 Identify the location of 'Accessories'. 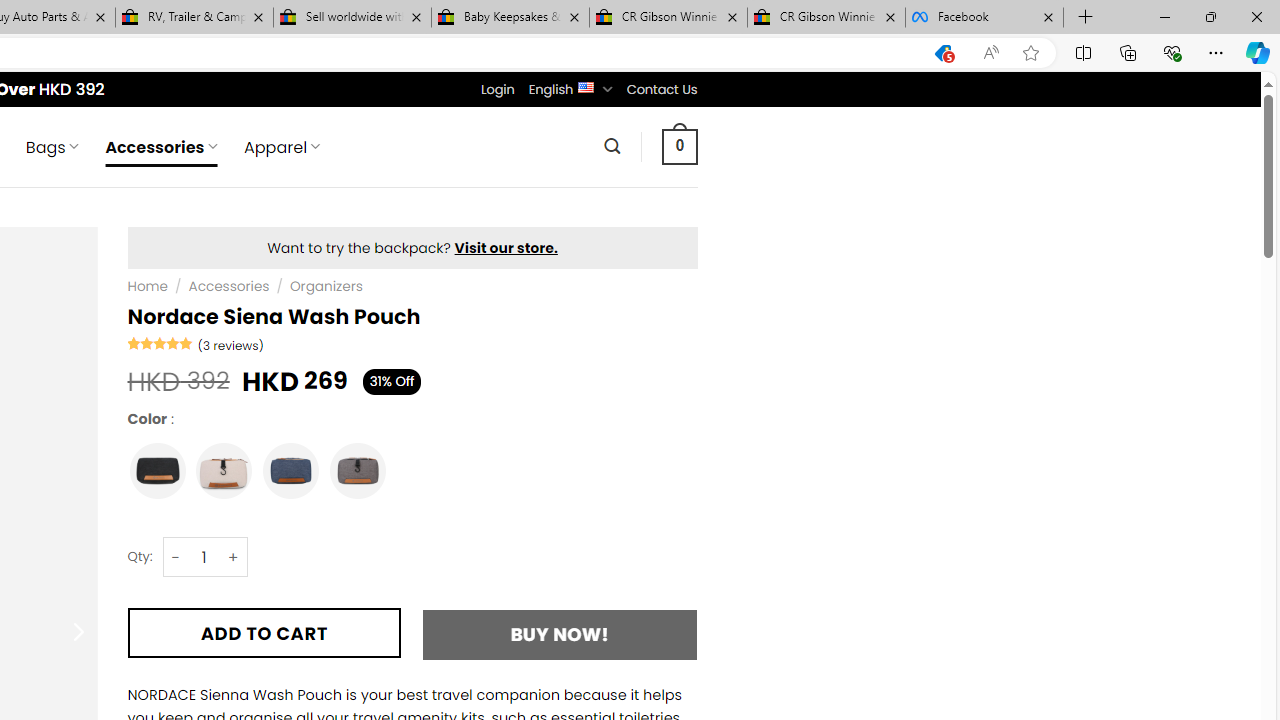
(229, 286).